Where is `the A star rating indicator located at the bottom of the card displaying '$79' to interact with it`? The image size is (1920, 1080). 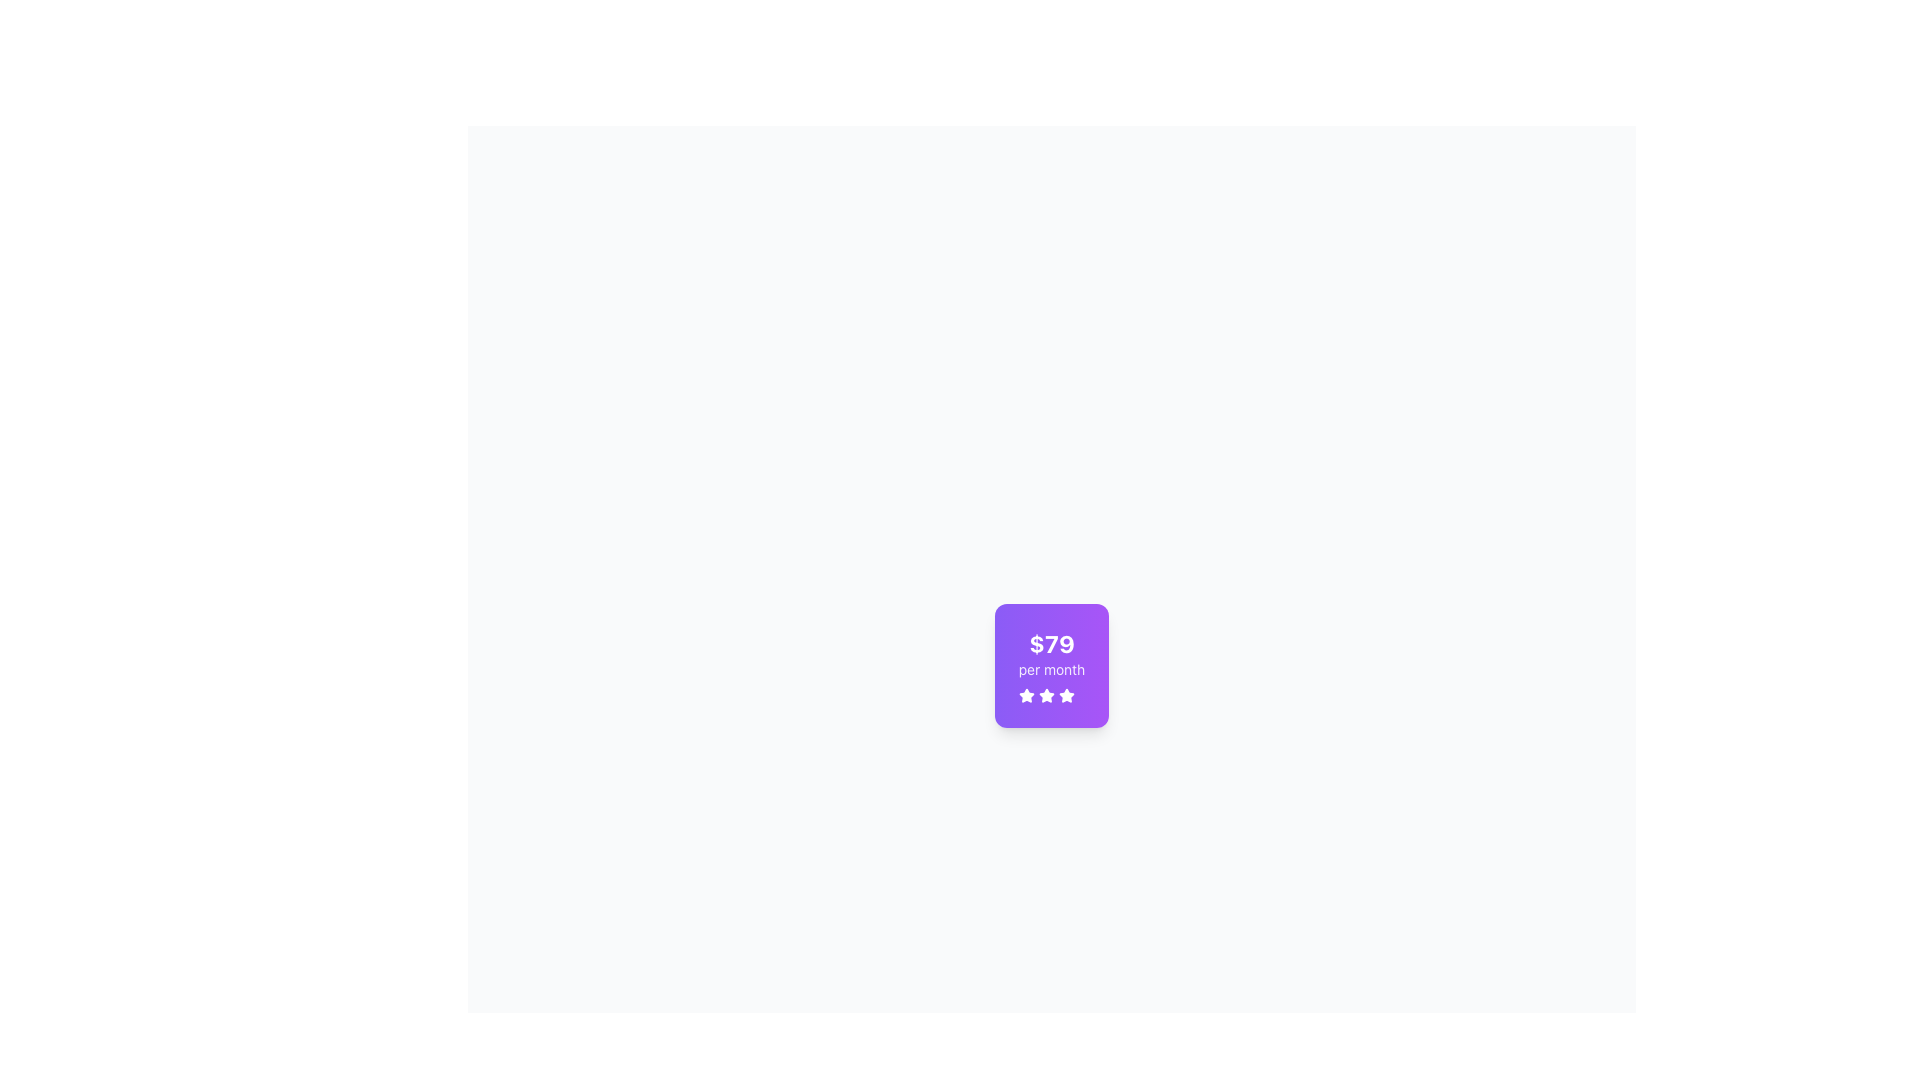 the A star rating indicator located at the bottom of the card displaying '$79' to interact with it is located at coordinates (1050, 694).